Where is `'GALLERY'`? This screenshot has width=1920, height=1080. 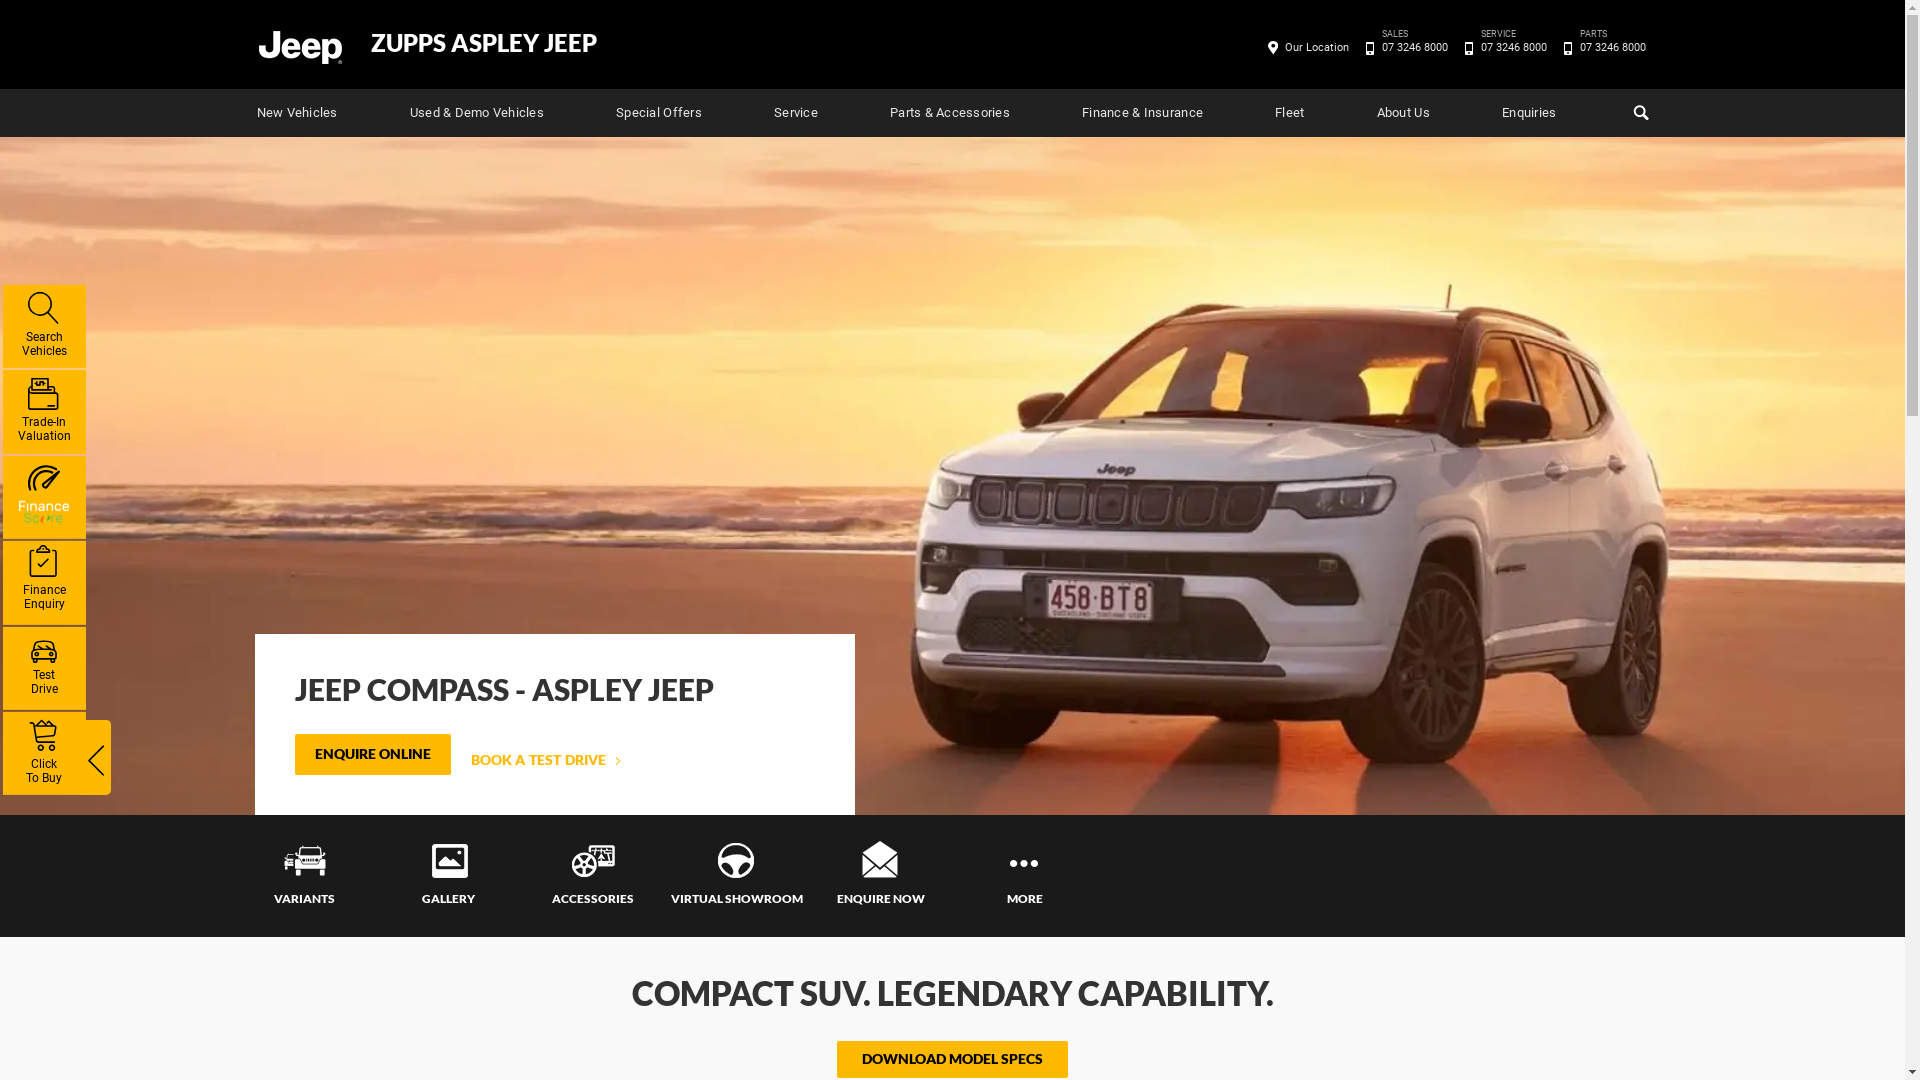 'GALLERY' is located at coordinates (446, 874).